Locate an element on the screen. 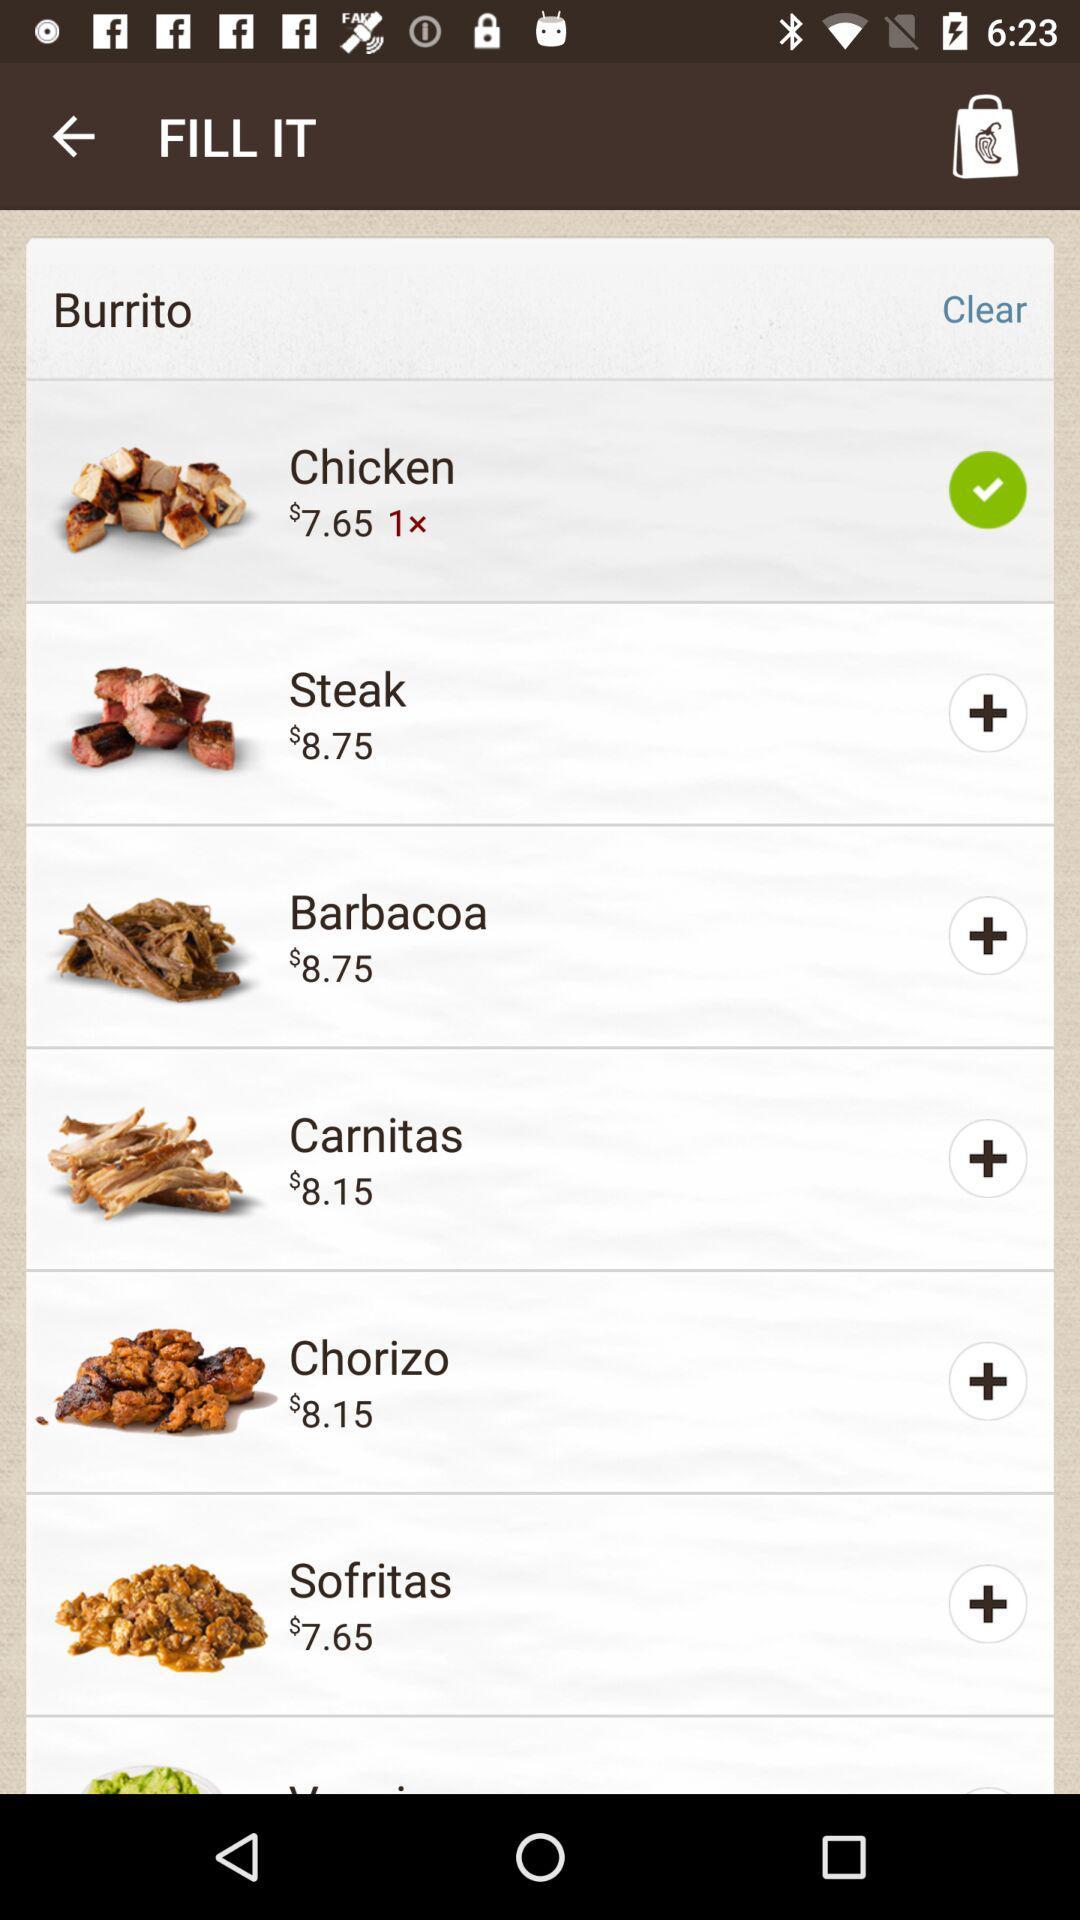 Image resolution: width=1080 pixels, height=1920 pixels. clear item is located at coordinates (983, 307).